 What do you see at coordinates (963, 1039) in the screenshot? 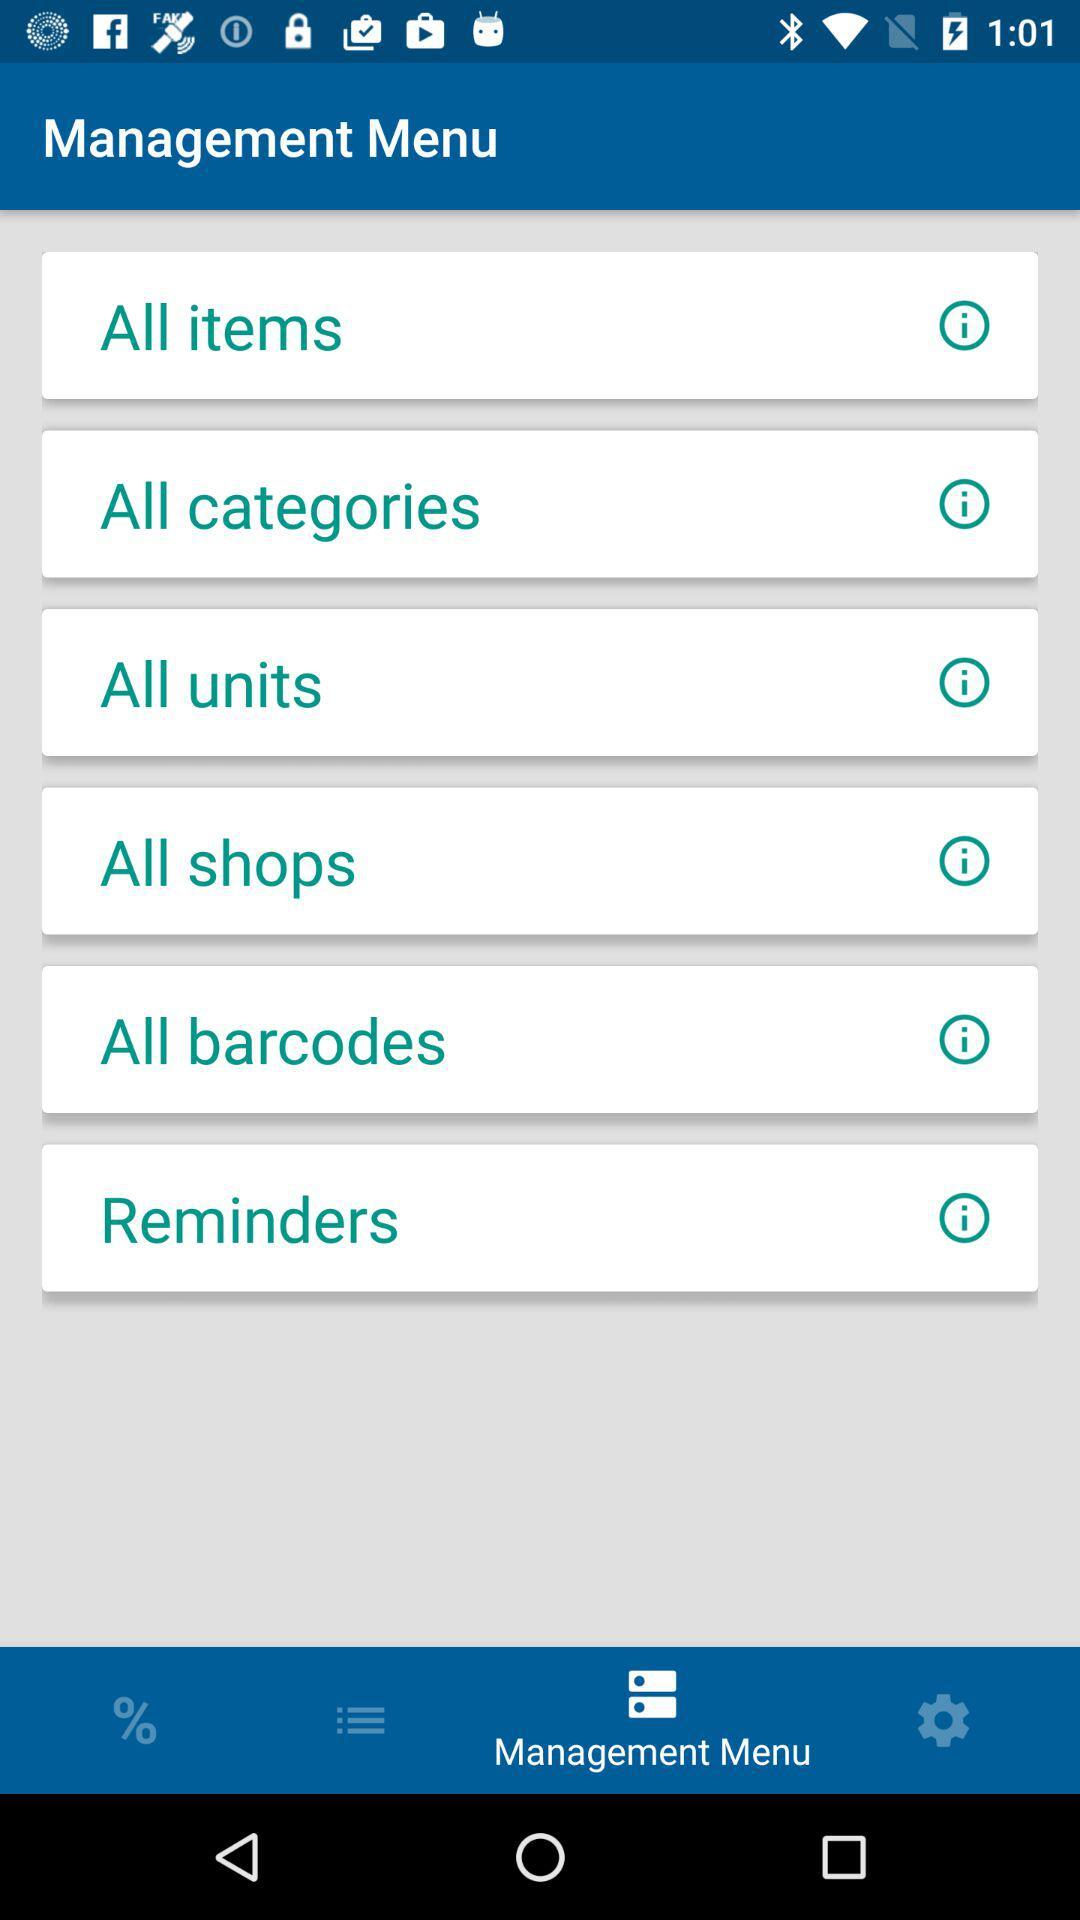
I see `search all barcodes` at bounding box center [963, 1039].